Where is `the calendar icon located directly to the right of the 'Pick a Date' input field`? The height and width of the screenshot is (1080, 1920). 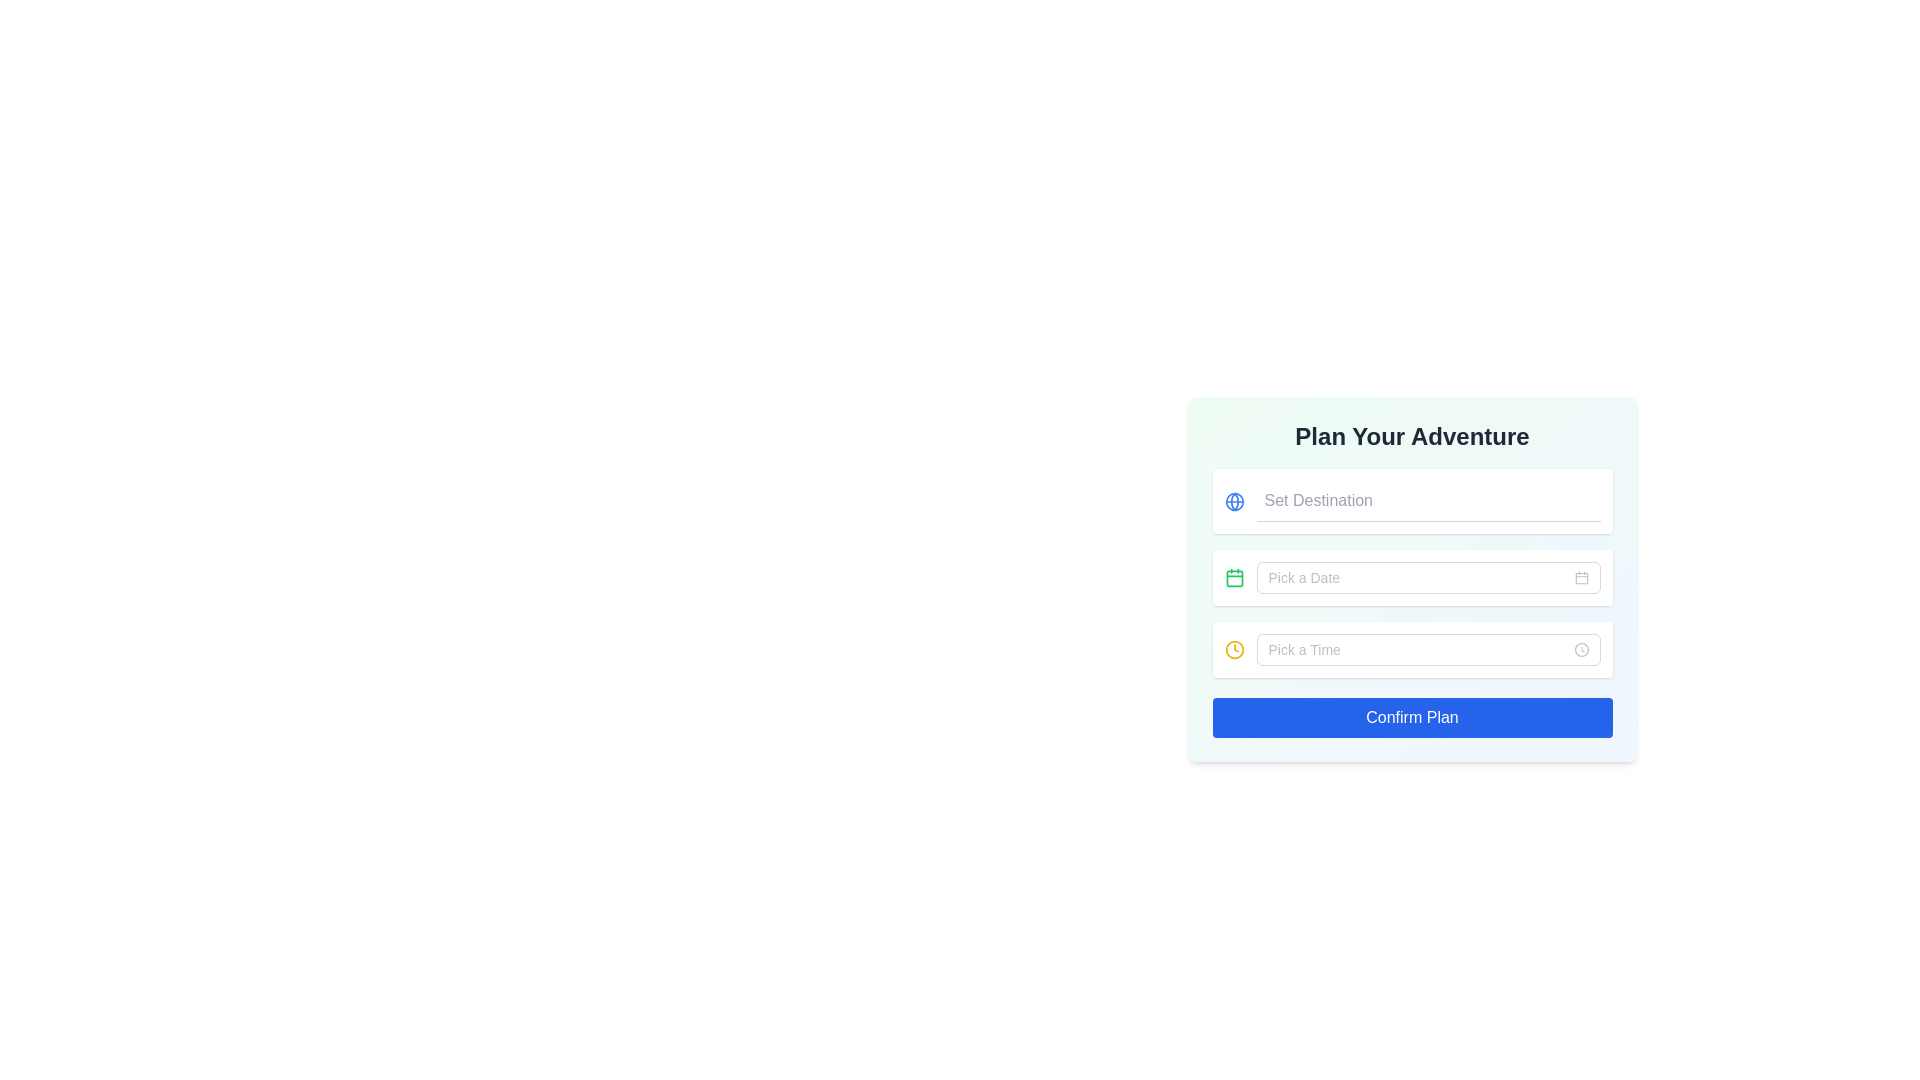
the calendar icon located directly to the right of the 'Pick a Date' input field is located at coordinates (1580, 578).